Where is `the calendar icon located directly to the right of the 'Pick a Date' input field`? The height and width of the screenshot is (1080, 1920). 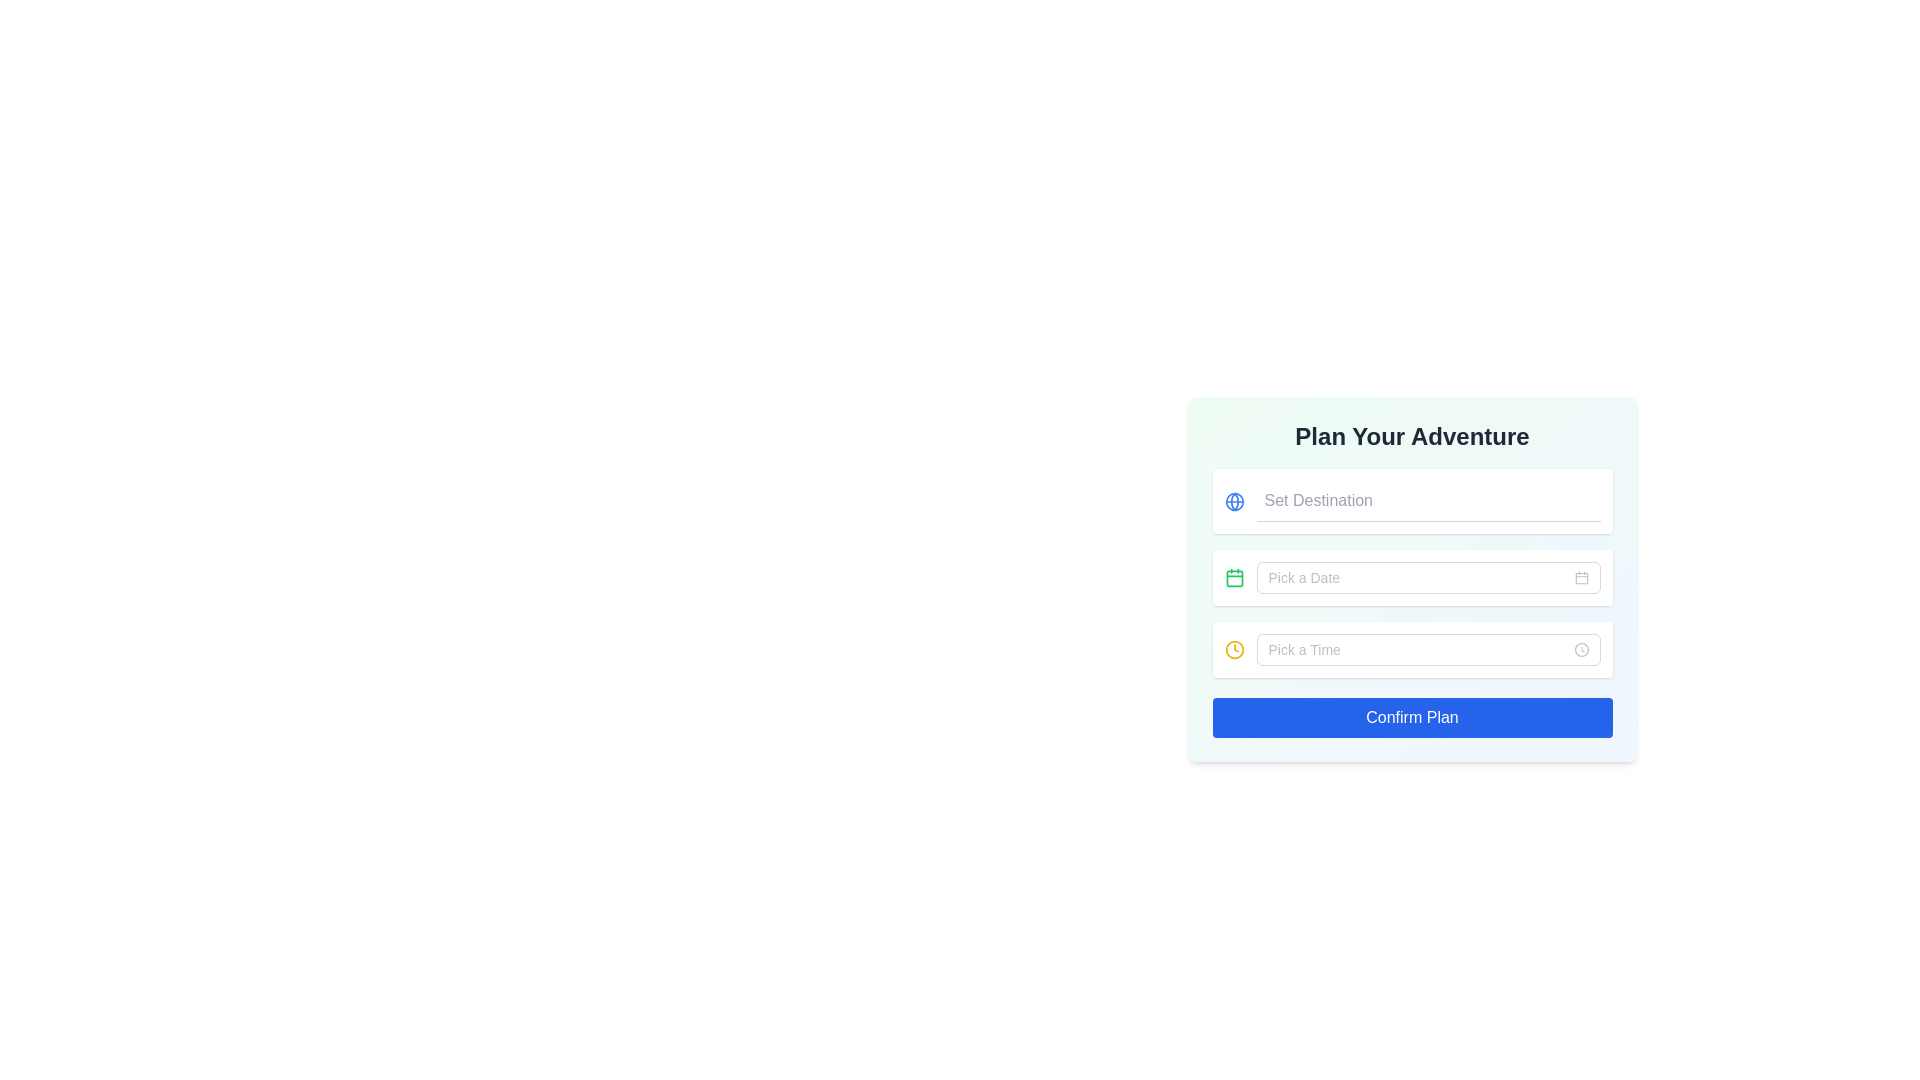
the calendar icon located directly to the right of the 'Pick a Date' input field is located at coordinates (1580, 578).